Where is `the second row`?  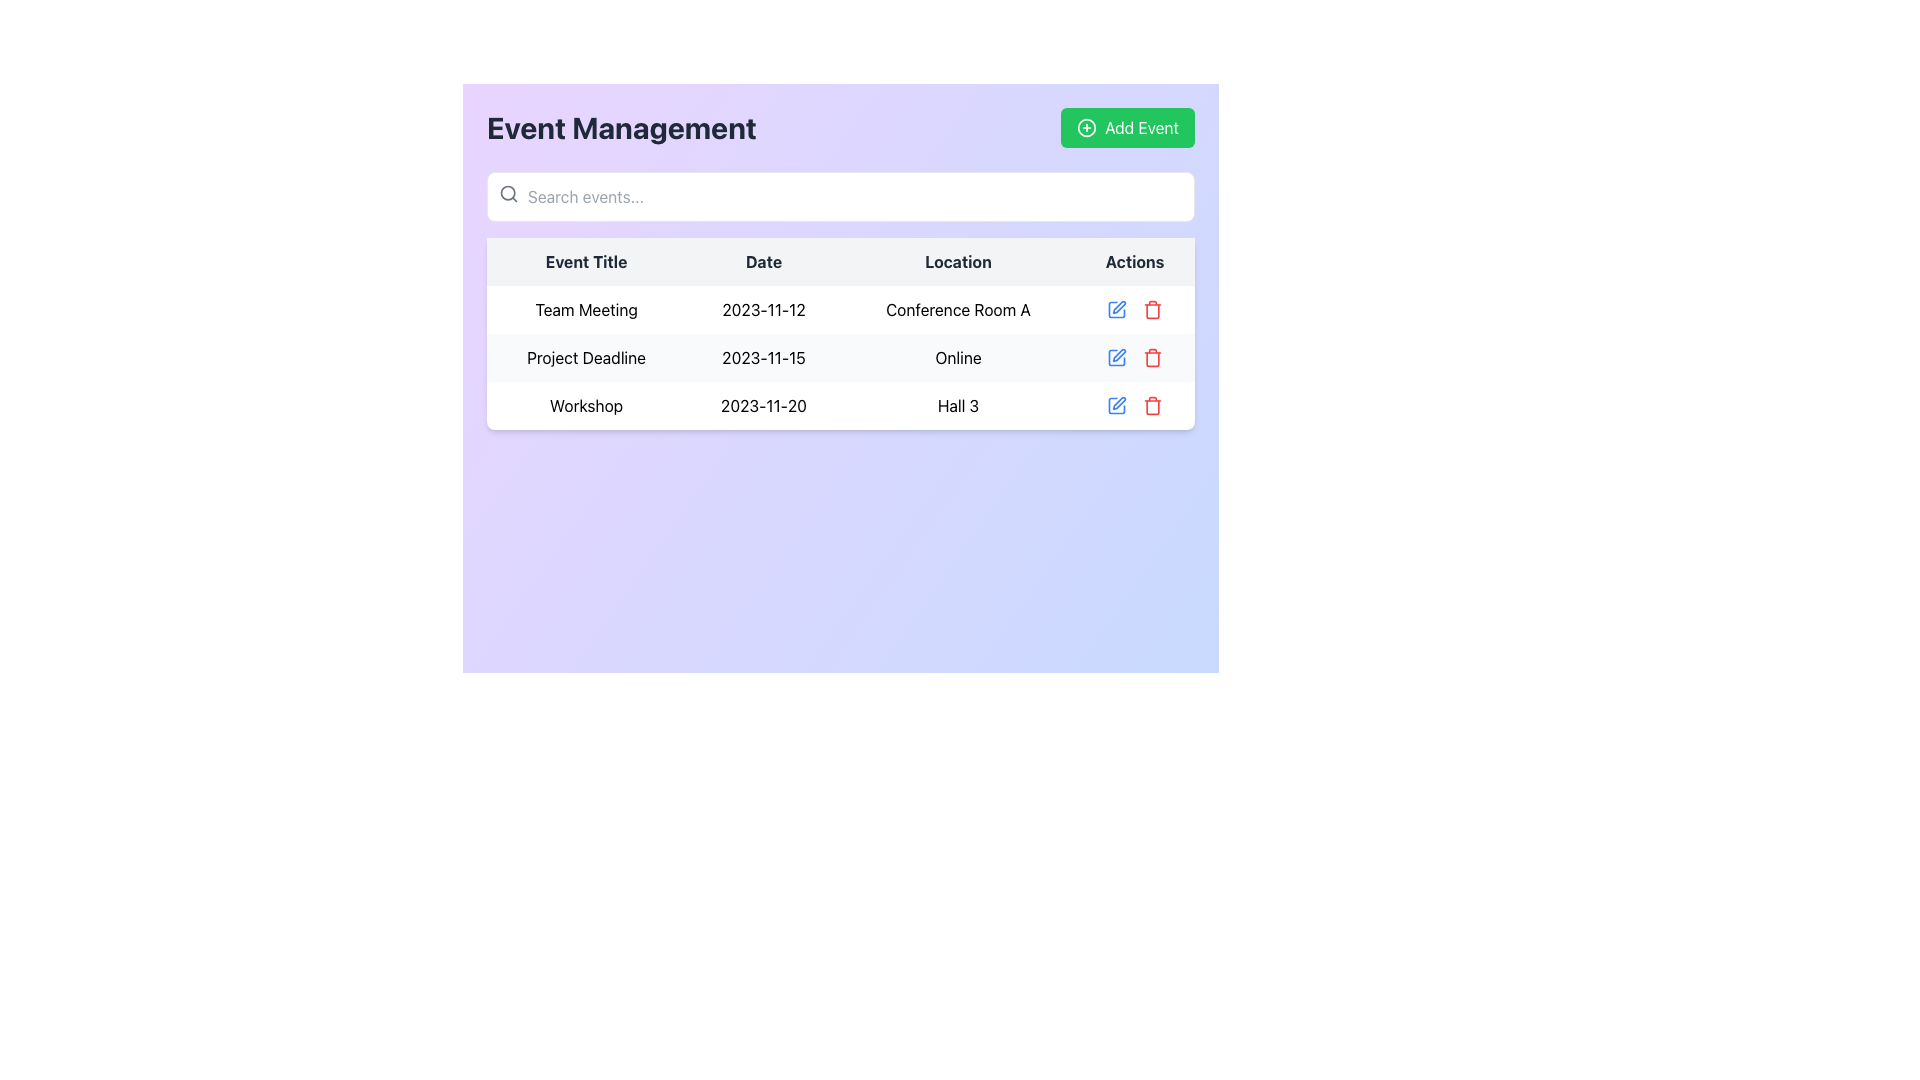 the second row is located at coordinates (840, 357).